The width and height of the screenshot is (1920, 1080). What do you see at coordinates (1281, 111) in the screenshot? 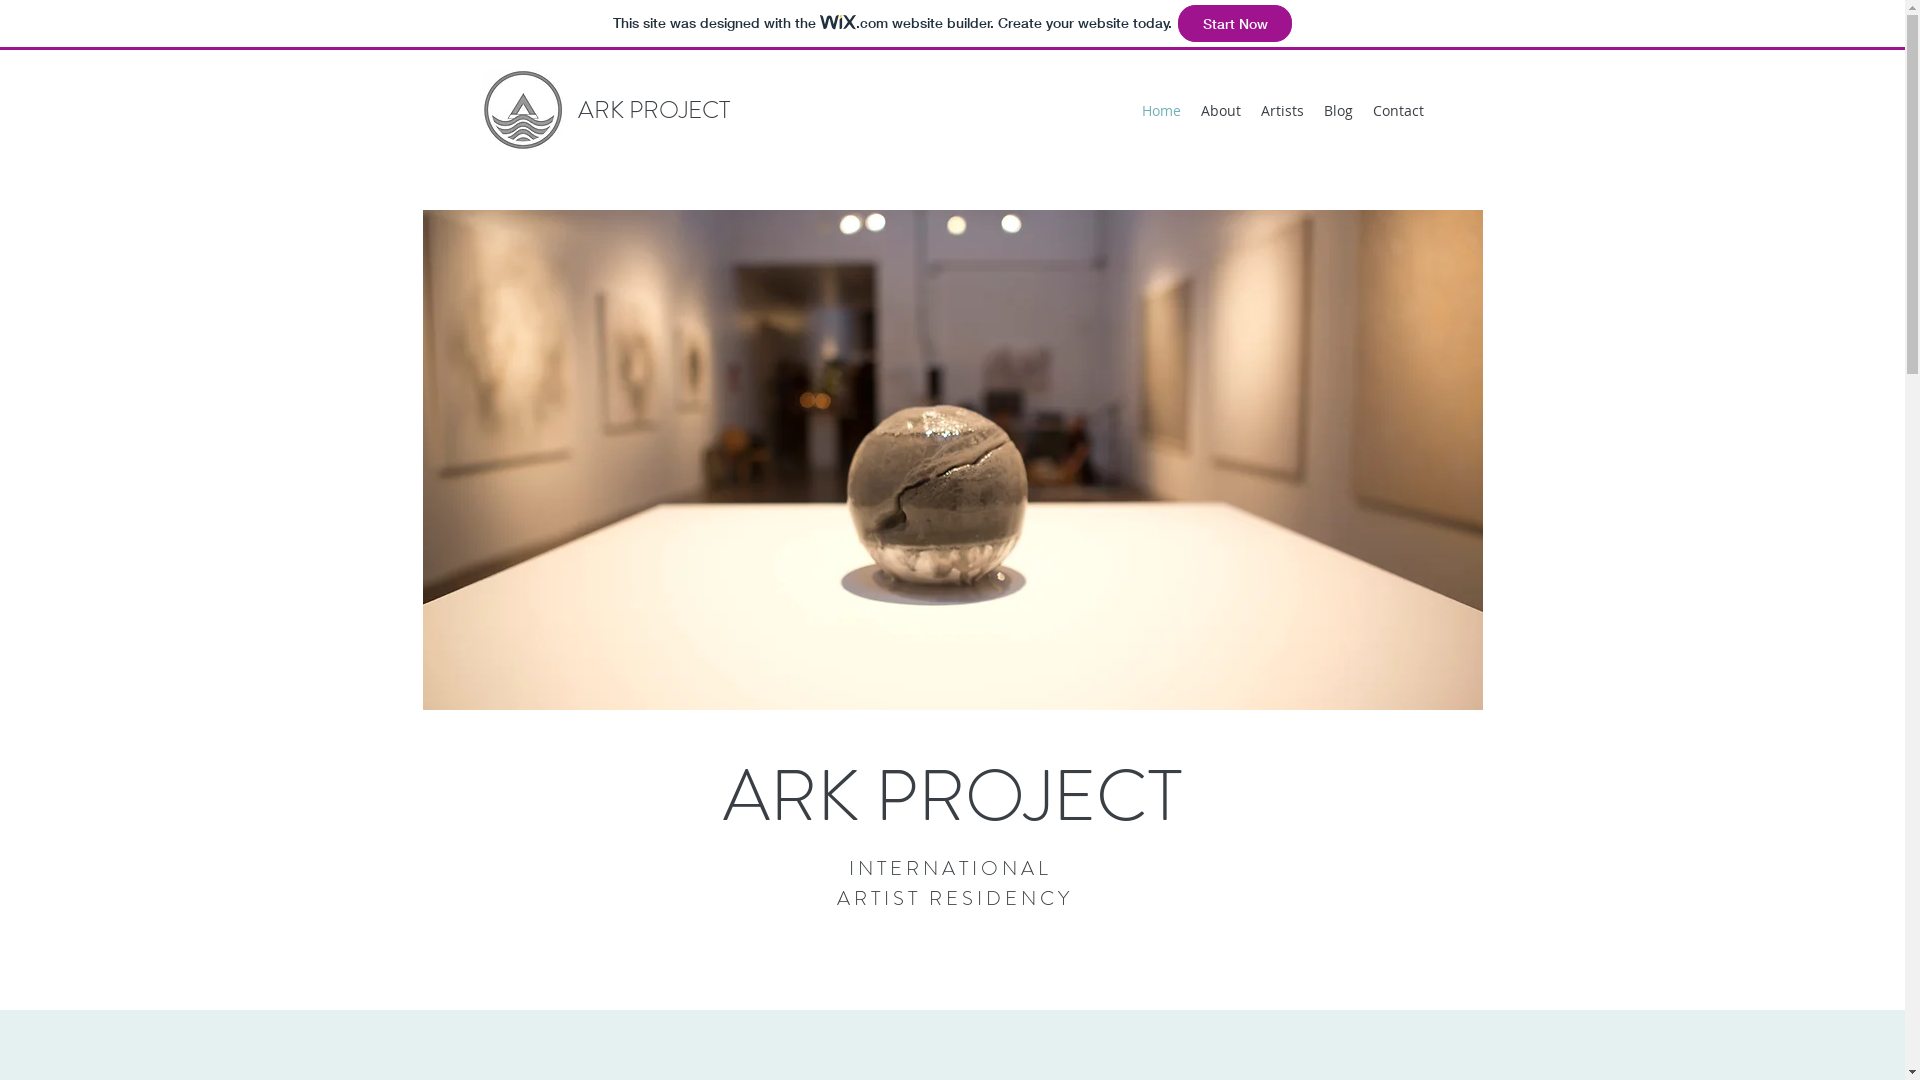
I see `'Artists'` at bounding box center [1281, 111].